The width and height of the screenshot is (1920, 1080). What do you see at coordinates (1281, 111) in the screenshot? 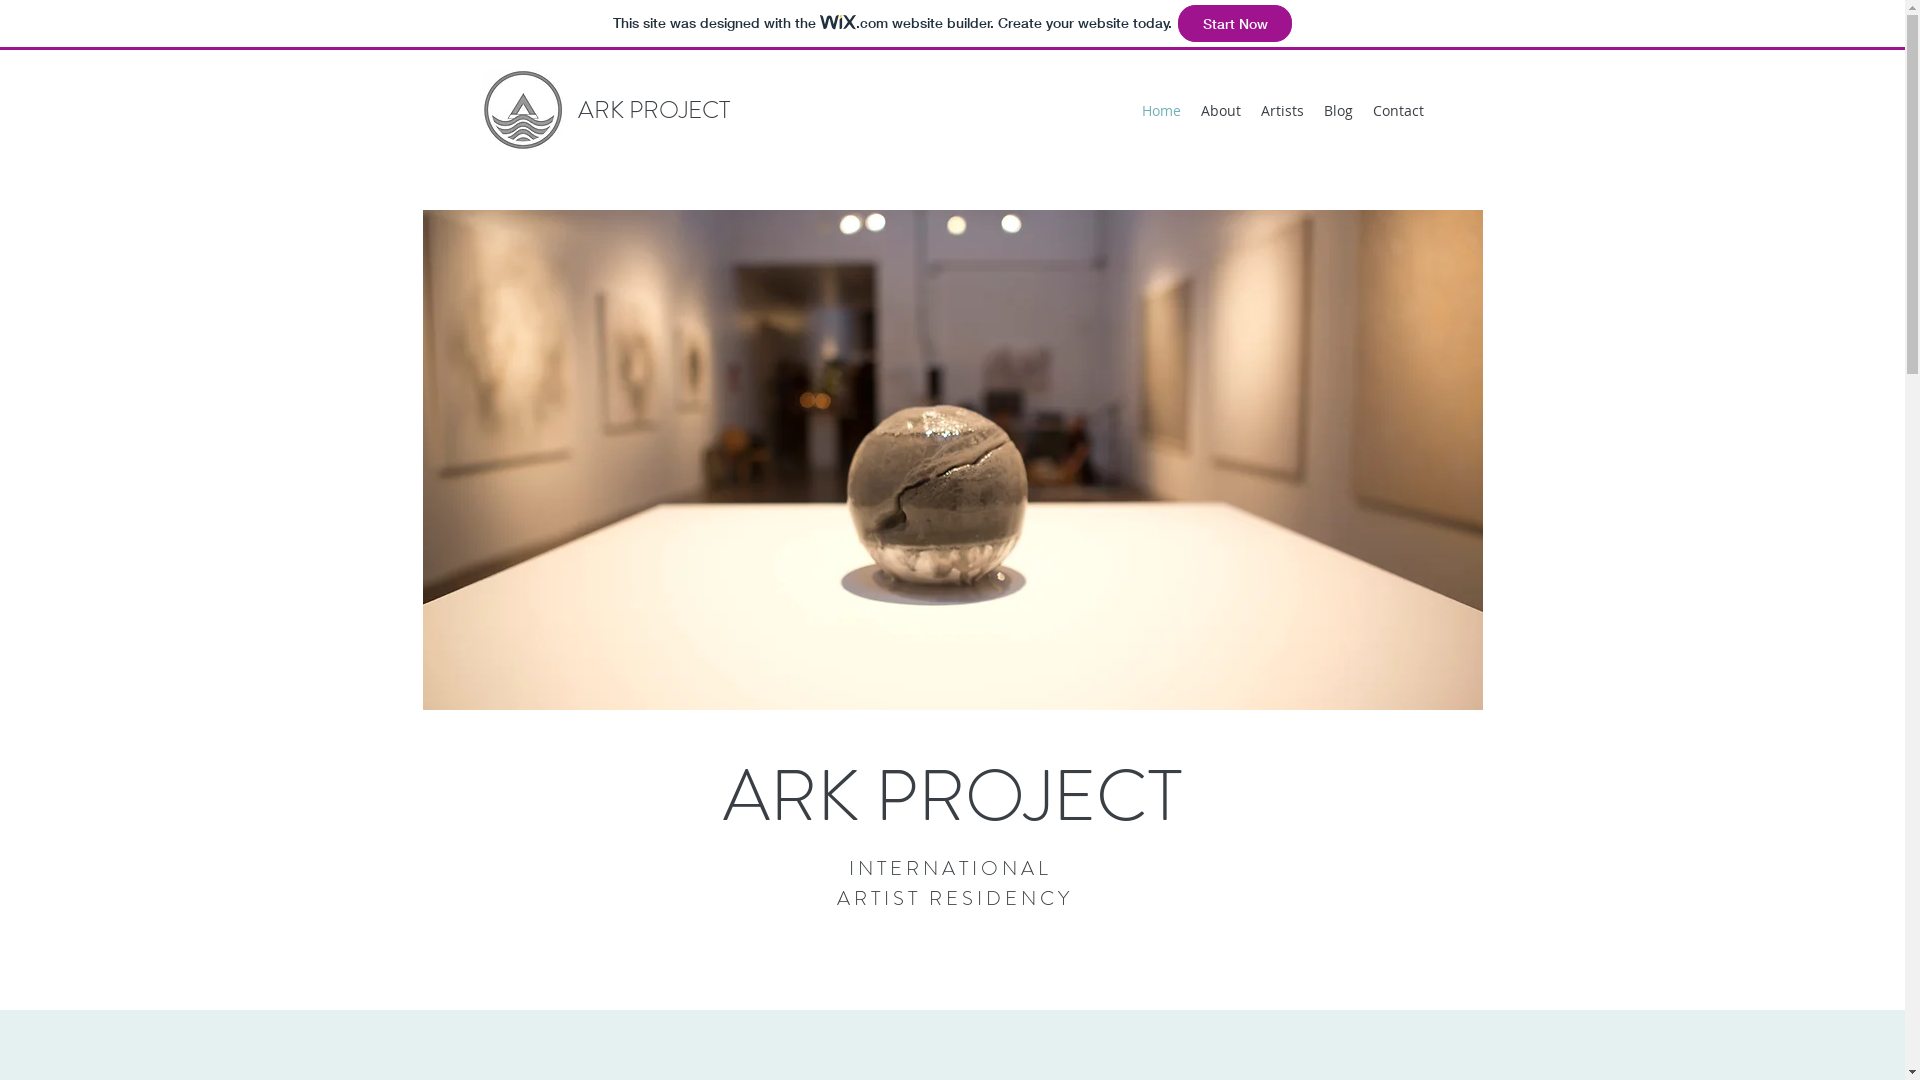
I see `'Artists'` at bounding box center [1281, 111].